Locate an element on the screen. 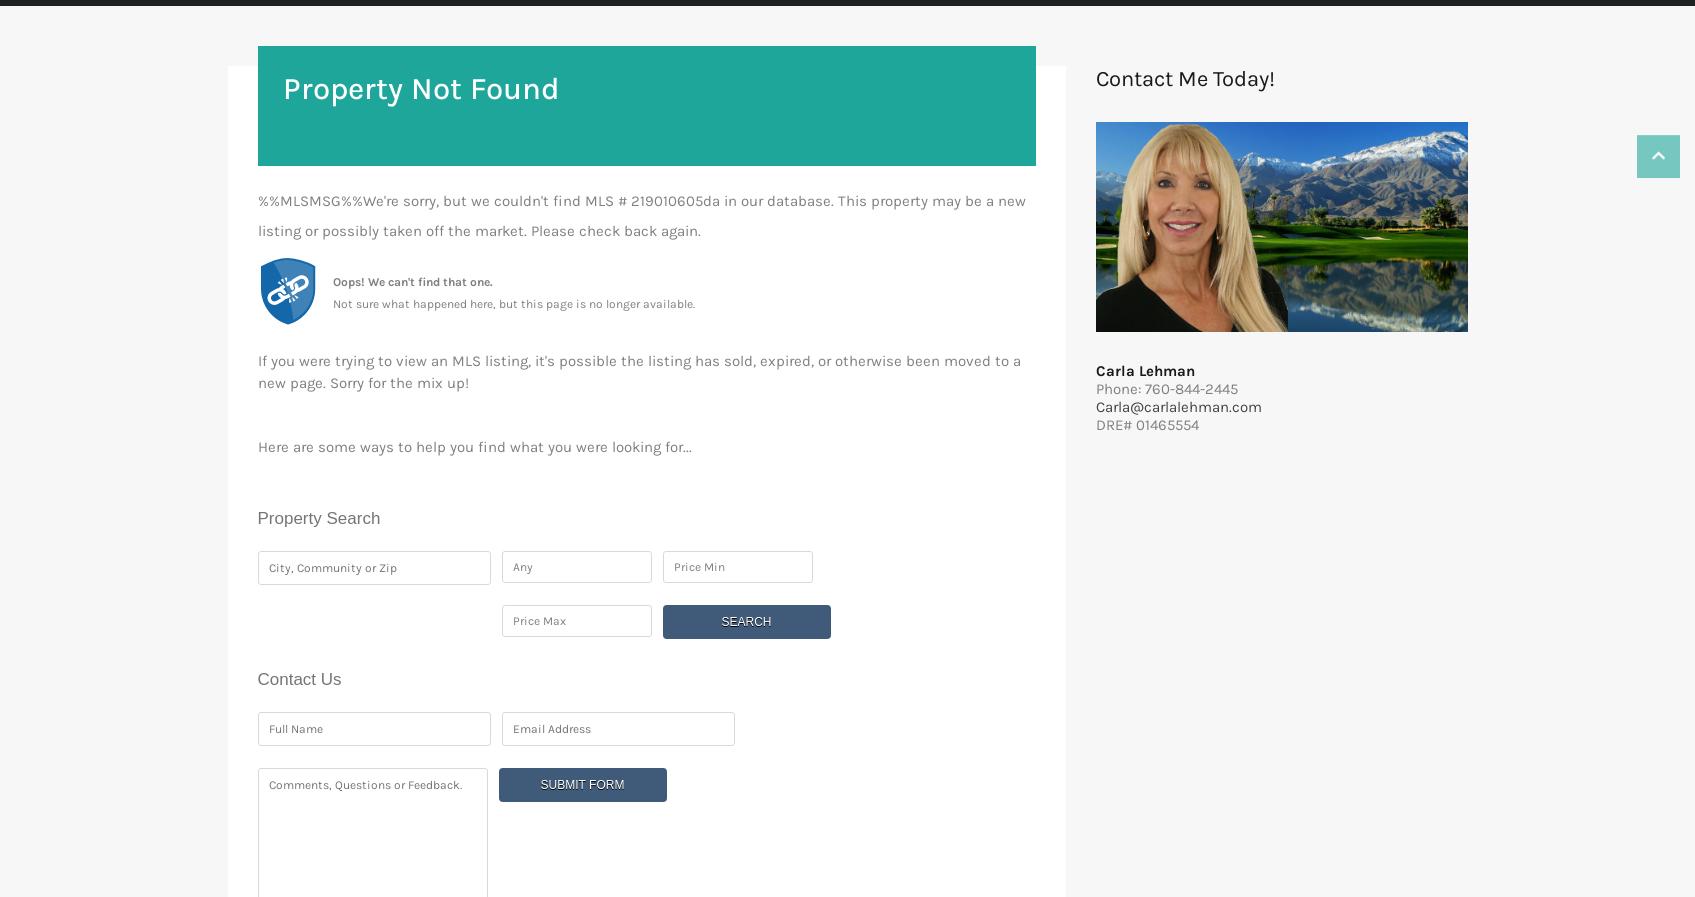  'Contact Us' is located at coordinates (255, 679).